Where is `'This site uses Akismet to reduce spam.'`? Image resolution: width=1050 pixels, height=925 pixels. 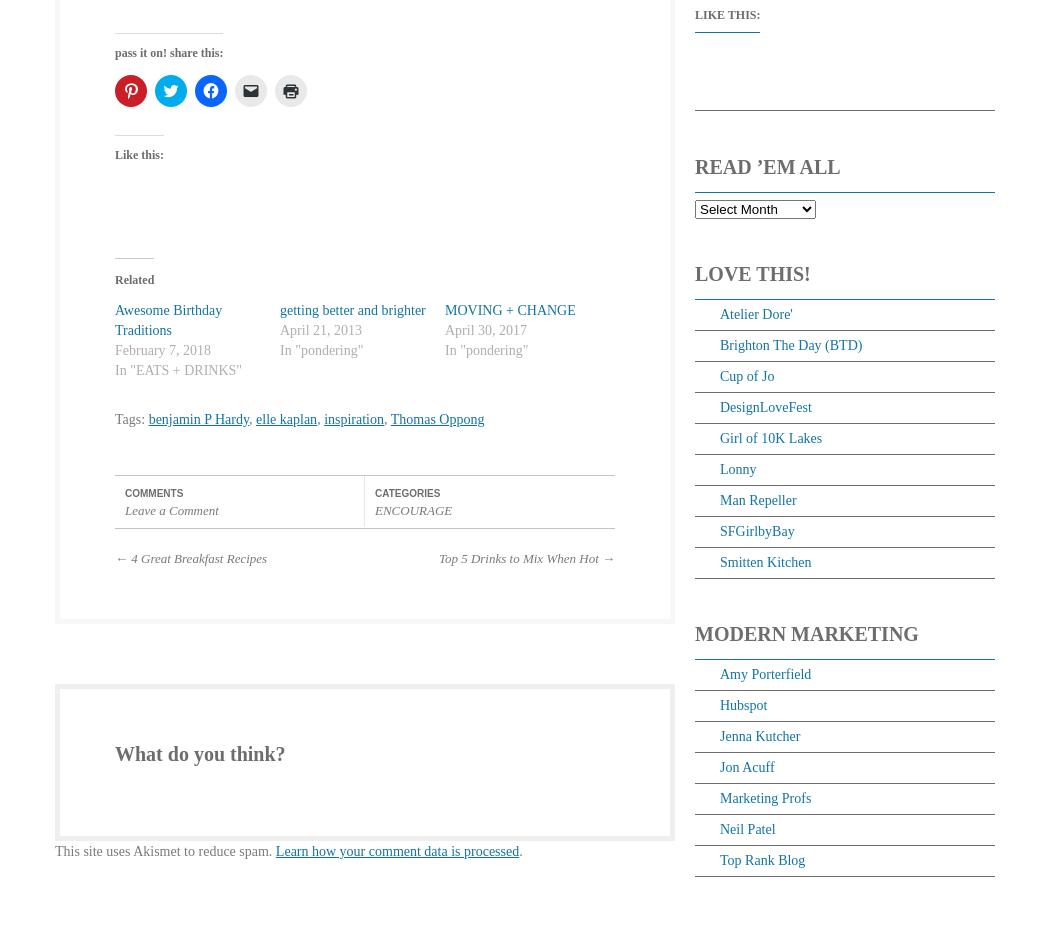
'This site uses Akismet to reduce spam.' is located at coordinates (164, 850).